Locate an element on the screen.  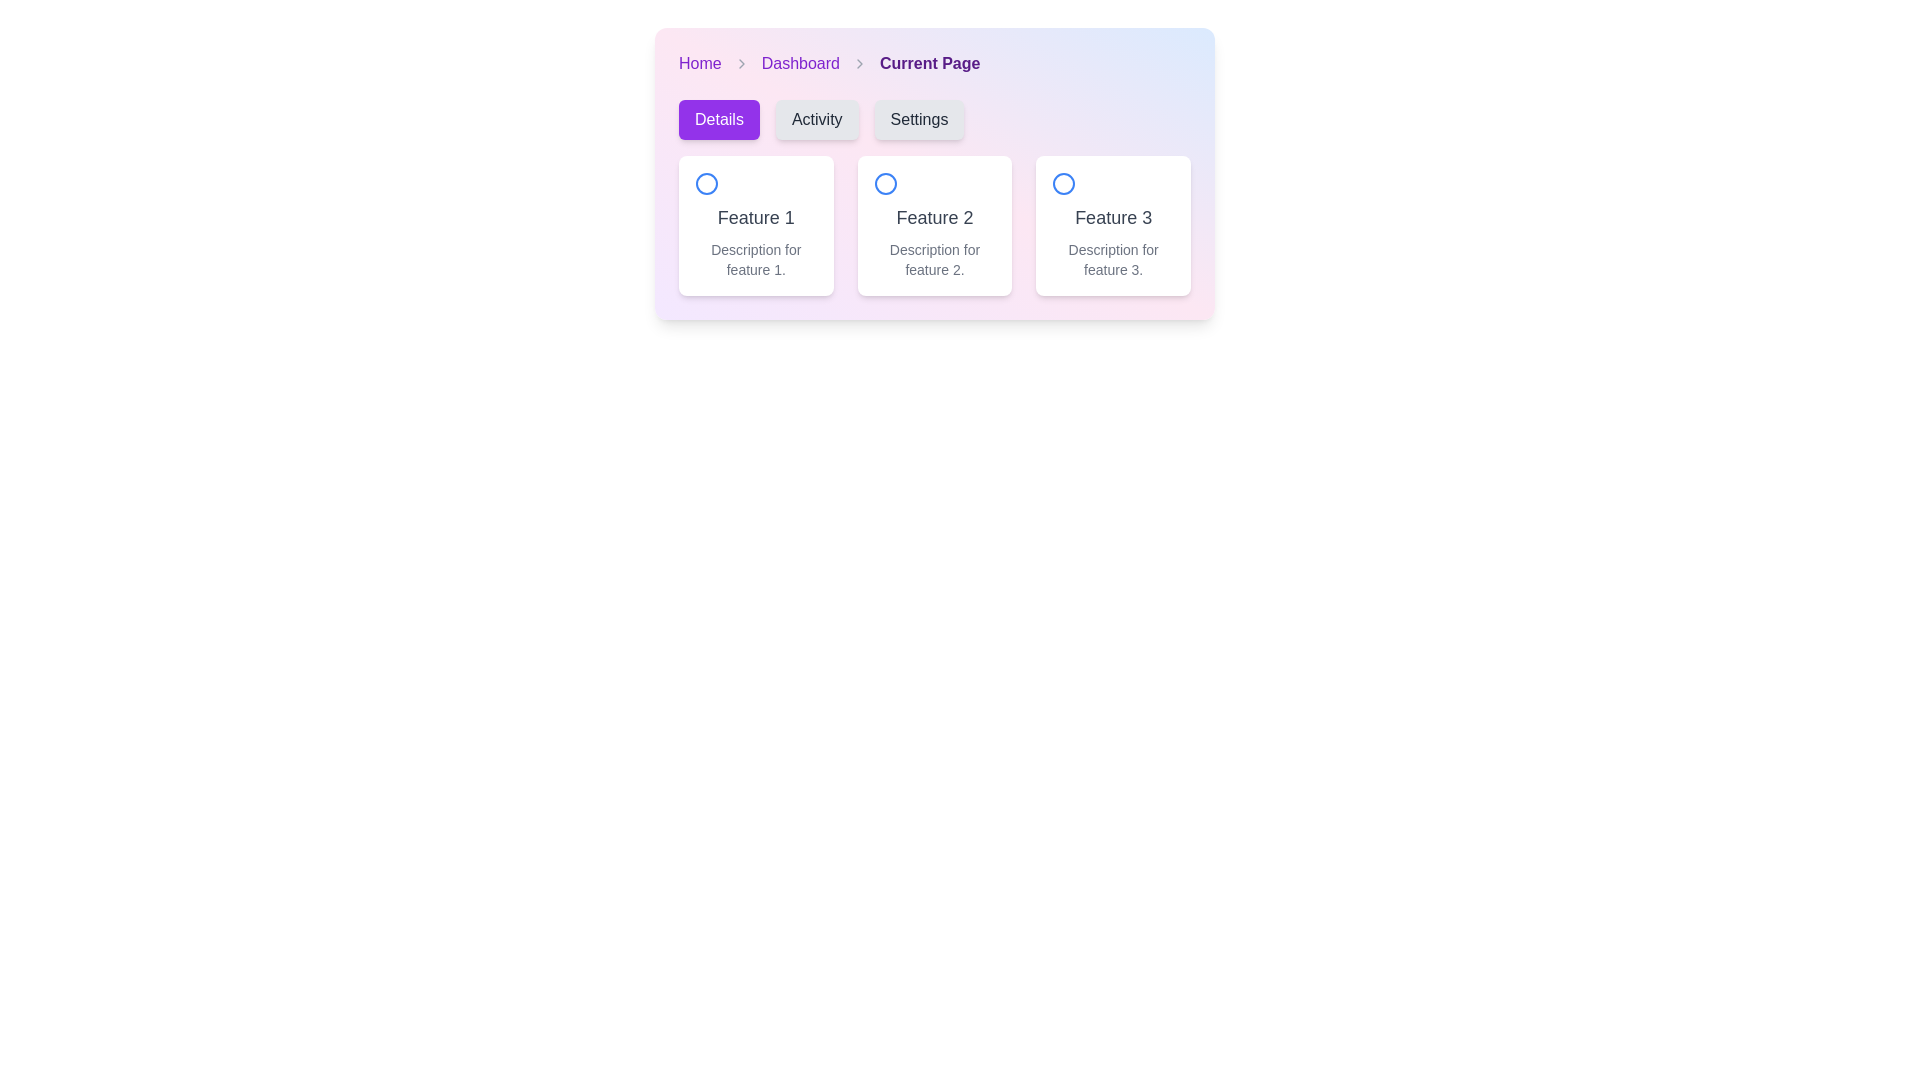
text of the label located in the upper-middle section of the card, which serves as a title to identify the content of the card is located at coordinates (755, 218).